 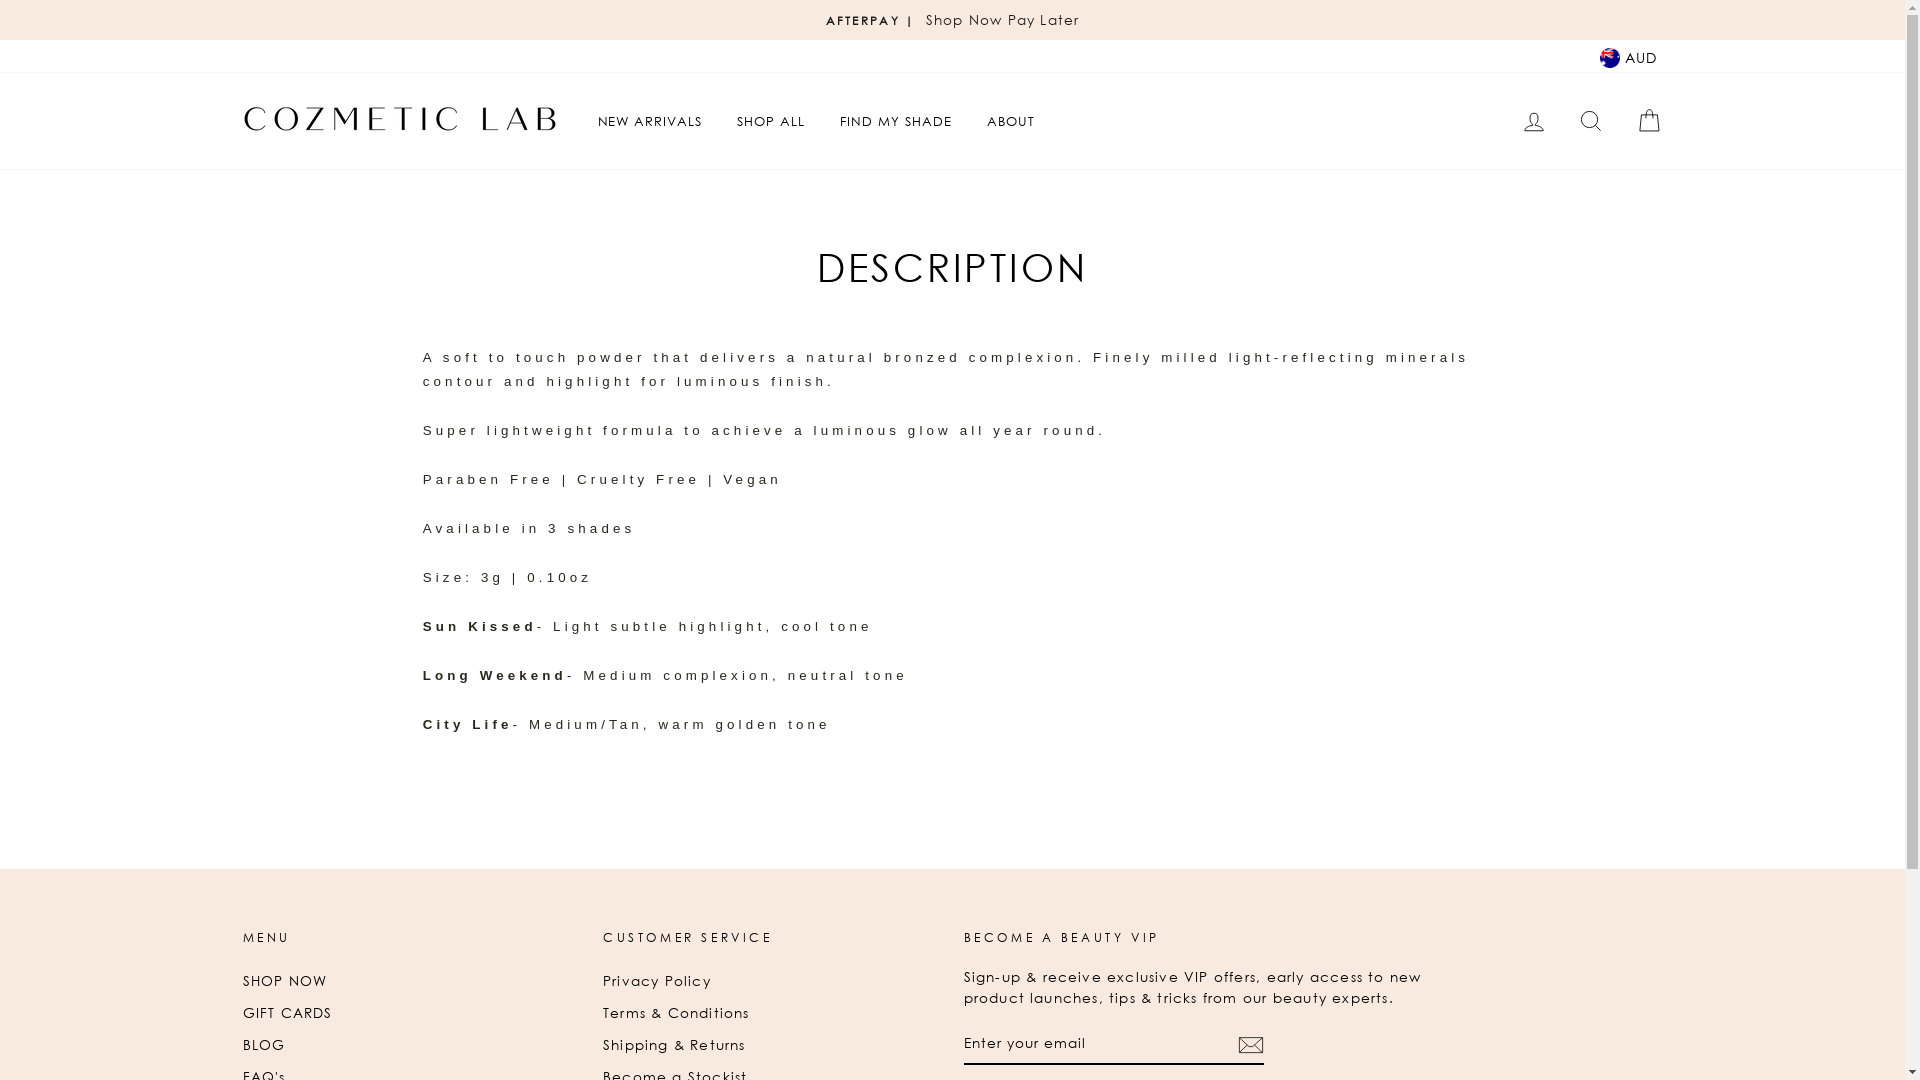 What do you see at coordinates (895, 120) in the screenshot?
I see `'FIND MY SHADE'` at bounding box center [895, 120].